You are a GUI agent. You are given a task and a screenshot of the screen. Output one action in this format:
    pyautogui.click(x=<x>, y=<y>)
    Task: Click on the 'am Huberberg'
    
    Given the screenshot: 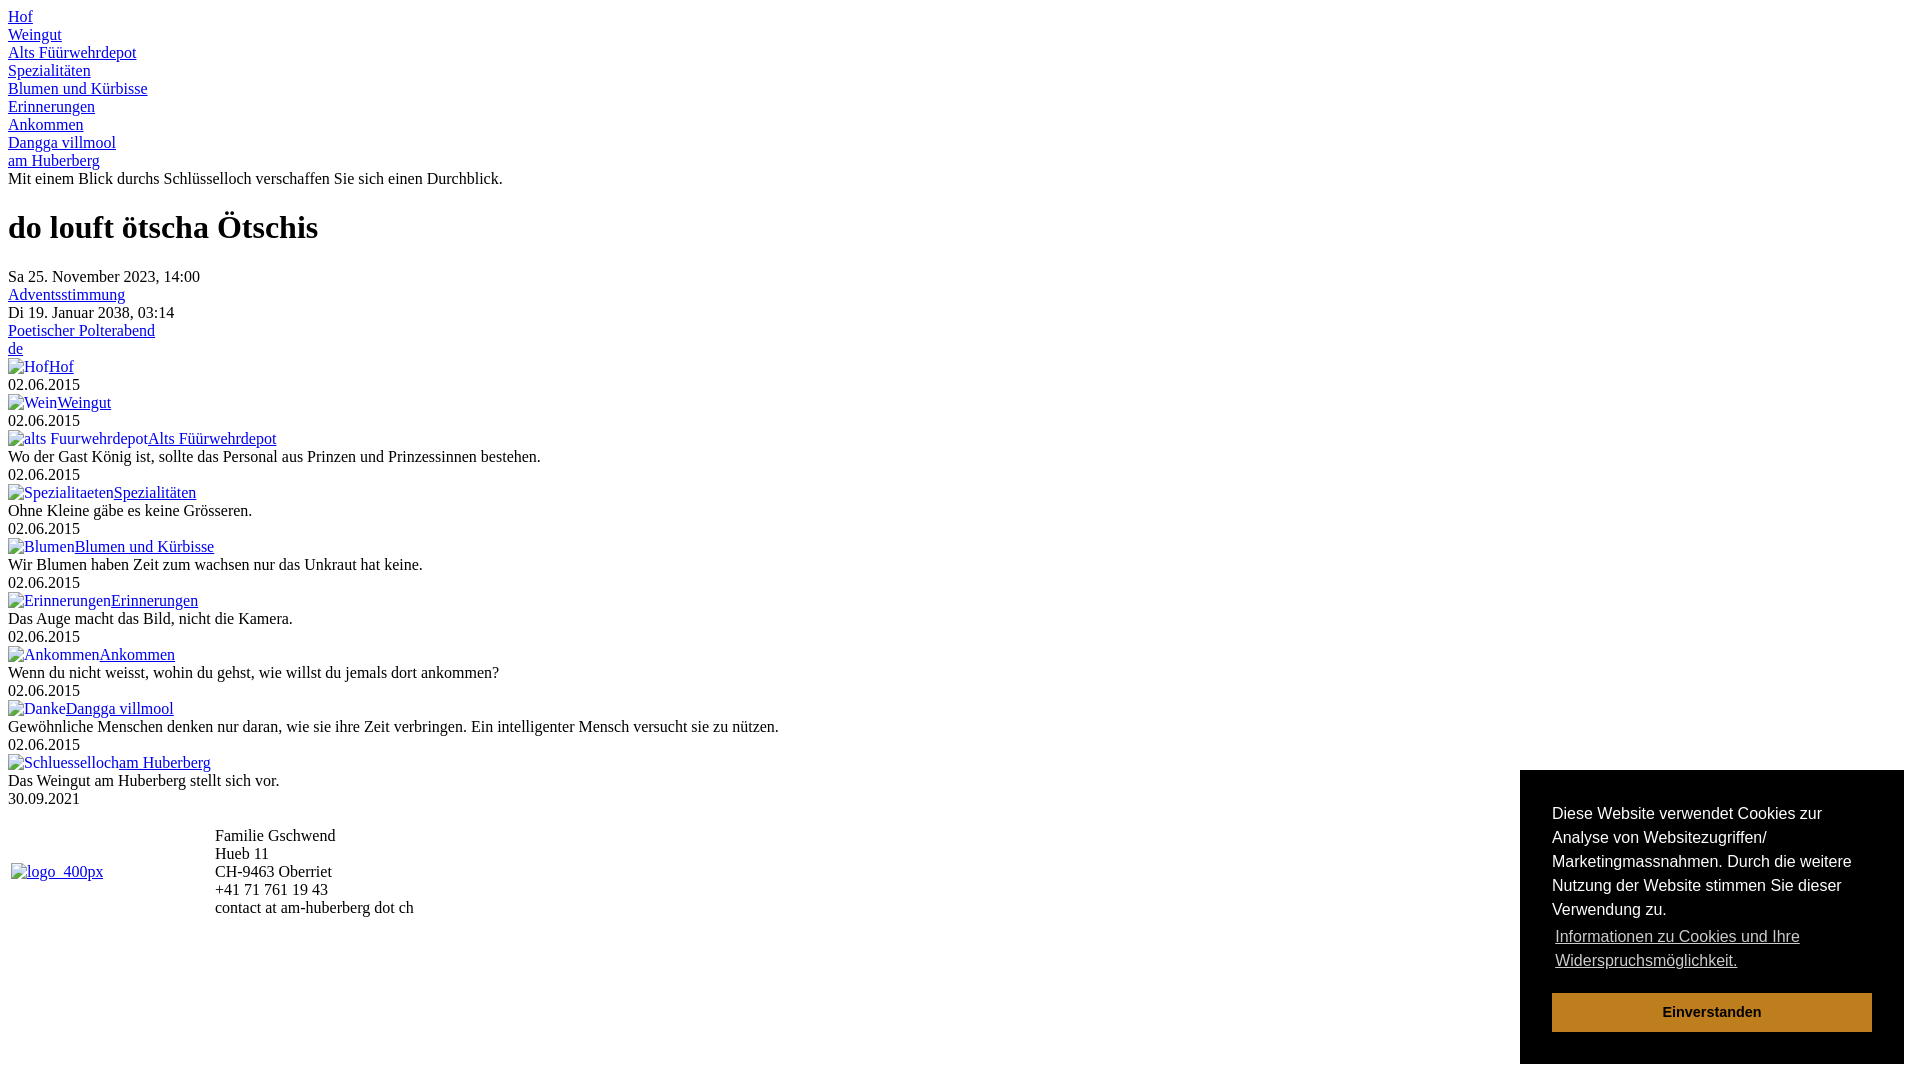 What is the action you would take?
    pyautogui.click(x=53, y=159)
    